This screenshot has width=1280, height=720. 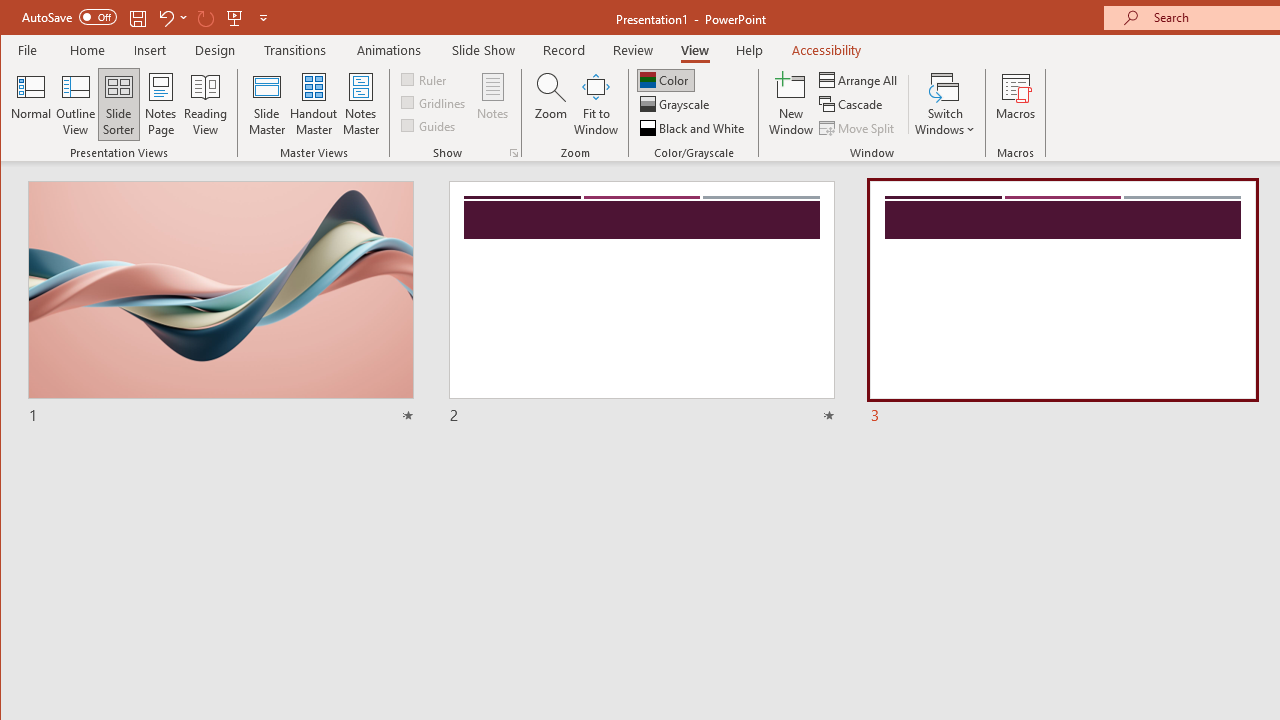 What do you see at coordinates (160, 104) in the screenshot?
I see `'Notes Page'` at bounding box center [160, 104].